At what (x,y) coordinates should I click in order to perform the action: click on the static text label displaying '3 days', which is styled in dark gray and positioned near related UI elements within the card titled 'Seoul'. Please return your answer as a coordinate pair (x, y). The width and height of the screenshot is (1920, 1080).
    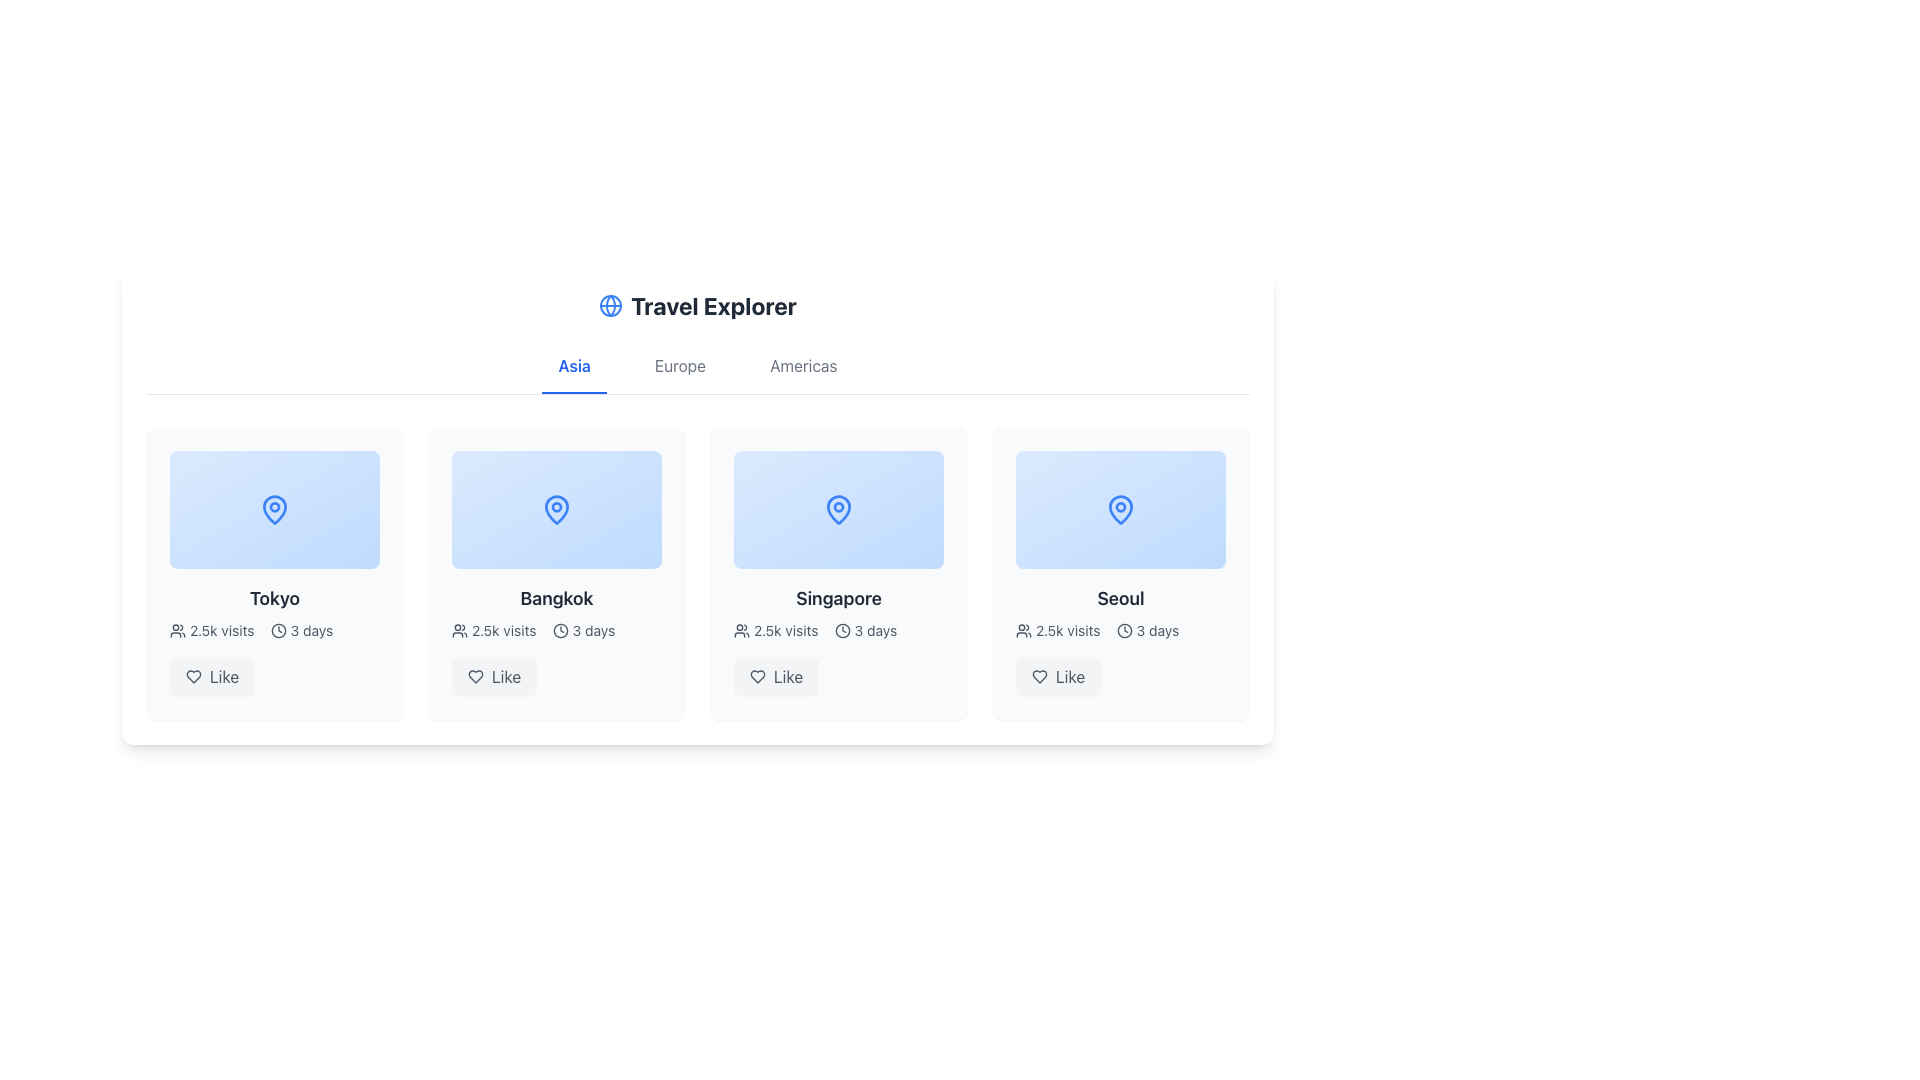
    Looking at the image, I should click on (1157, 631).